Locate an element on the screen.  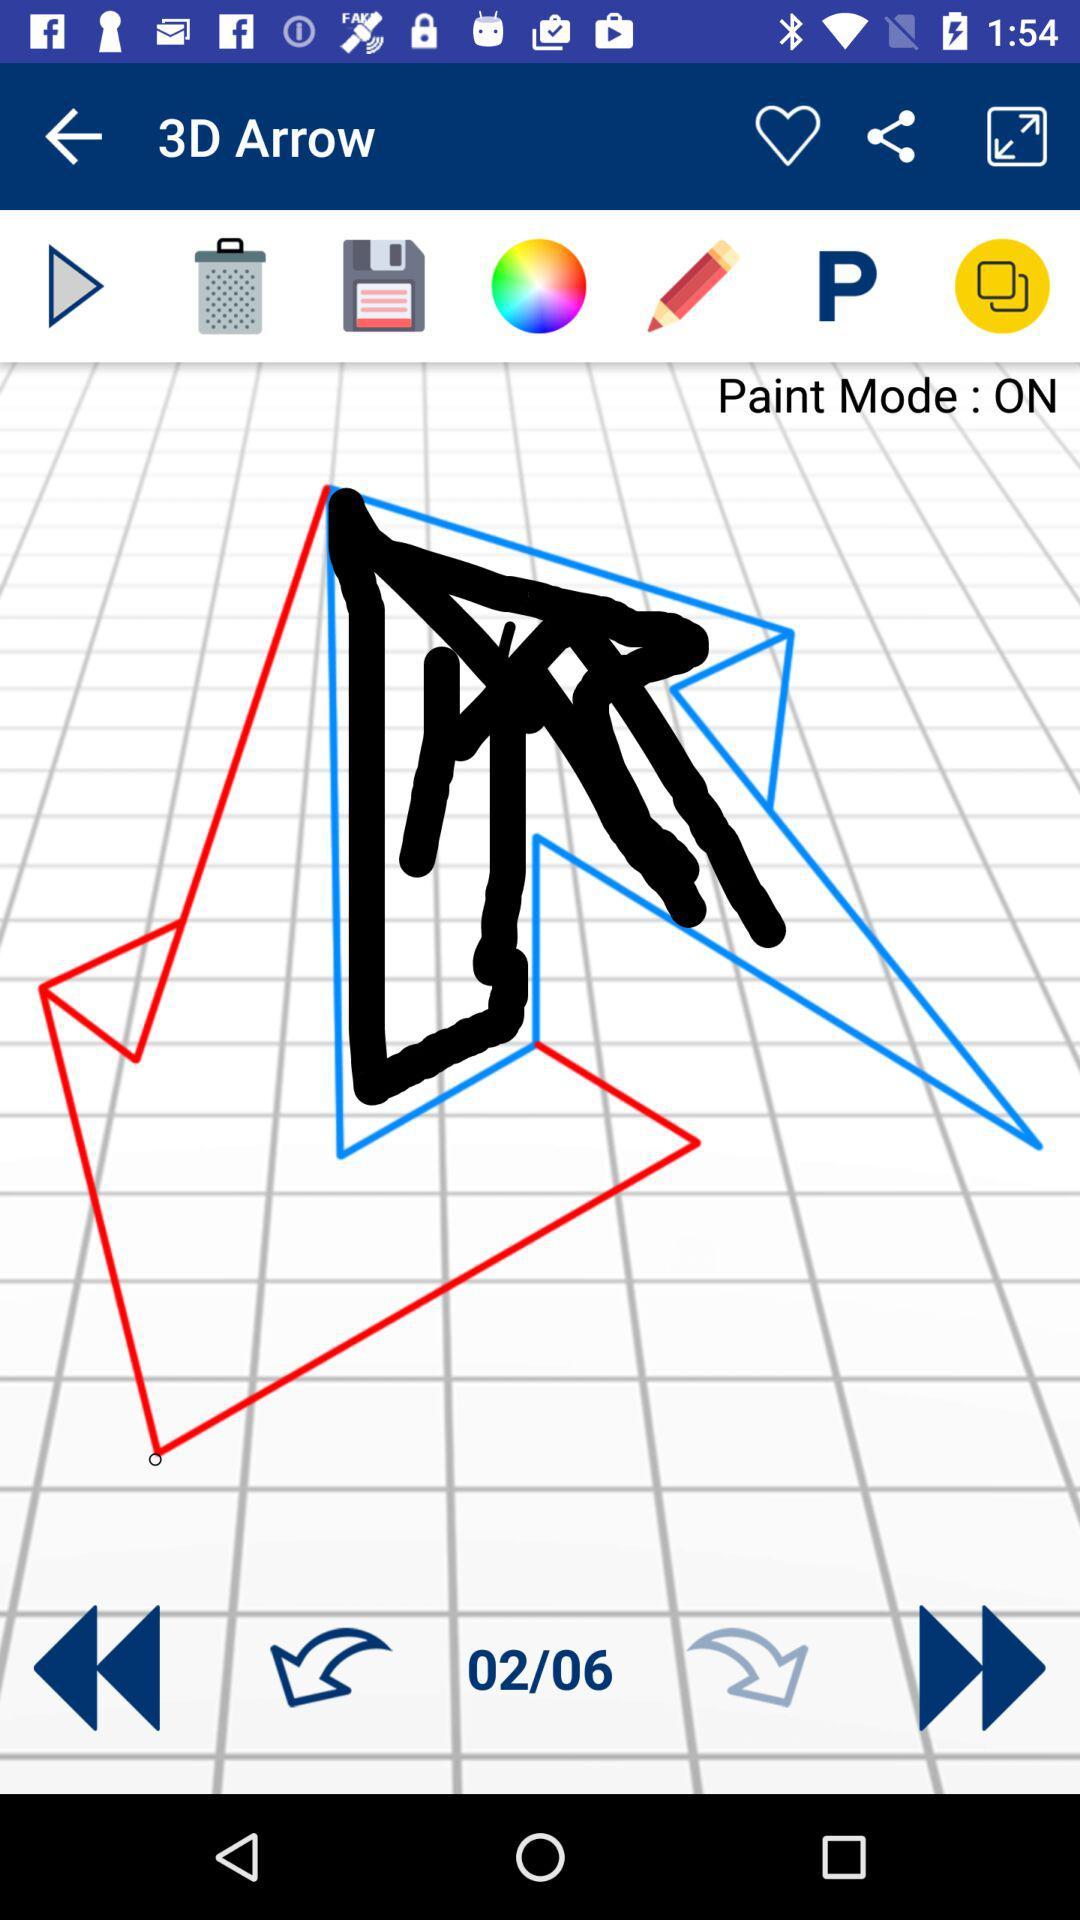
recycle bin is located at coordinates (229, 285).